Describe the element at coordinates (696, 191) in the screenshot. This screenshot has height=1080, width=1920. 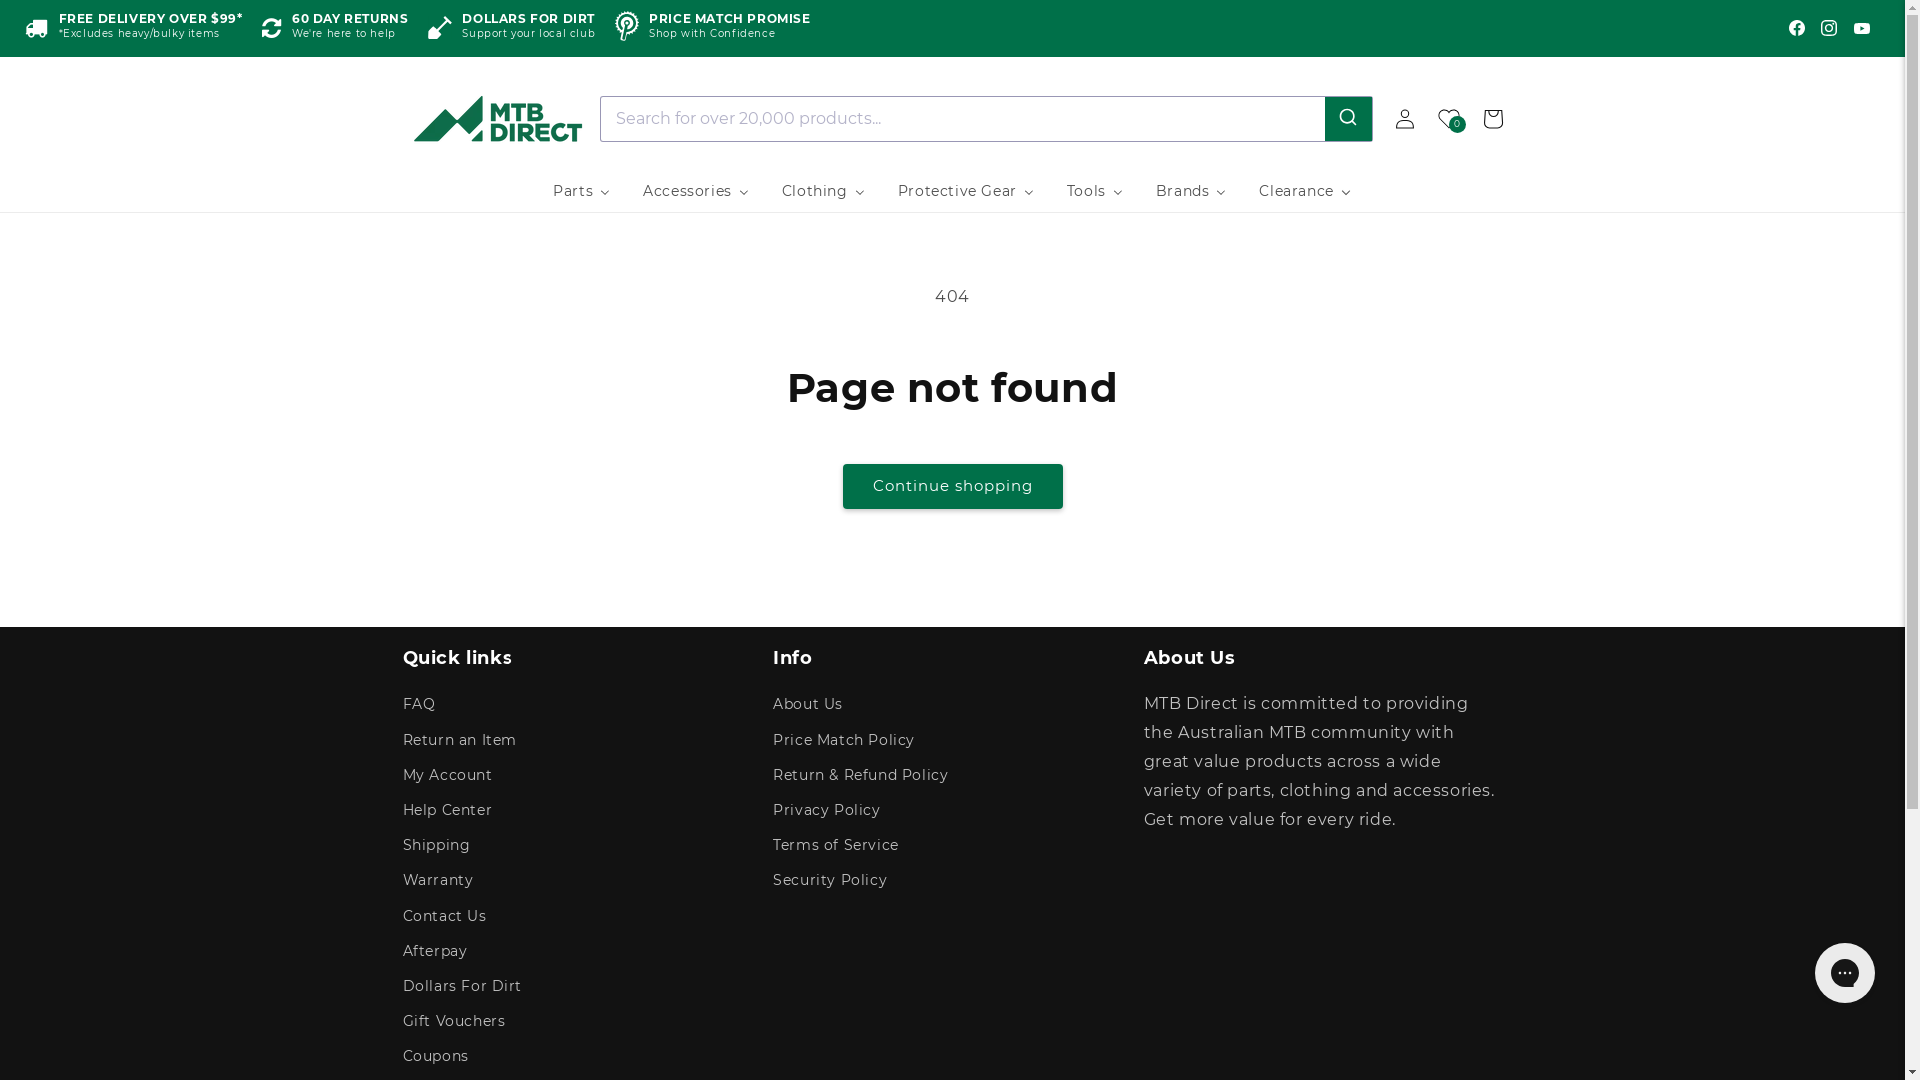
I see `'Accessories'` at that location.